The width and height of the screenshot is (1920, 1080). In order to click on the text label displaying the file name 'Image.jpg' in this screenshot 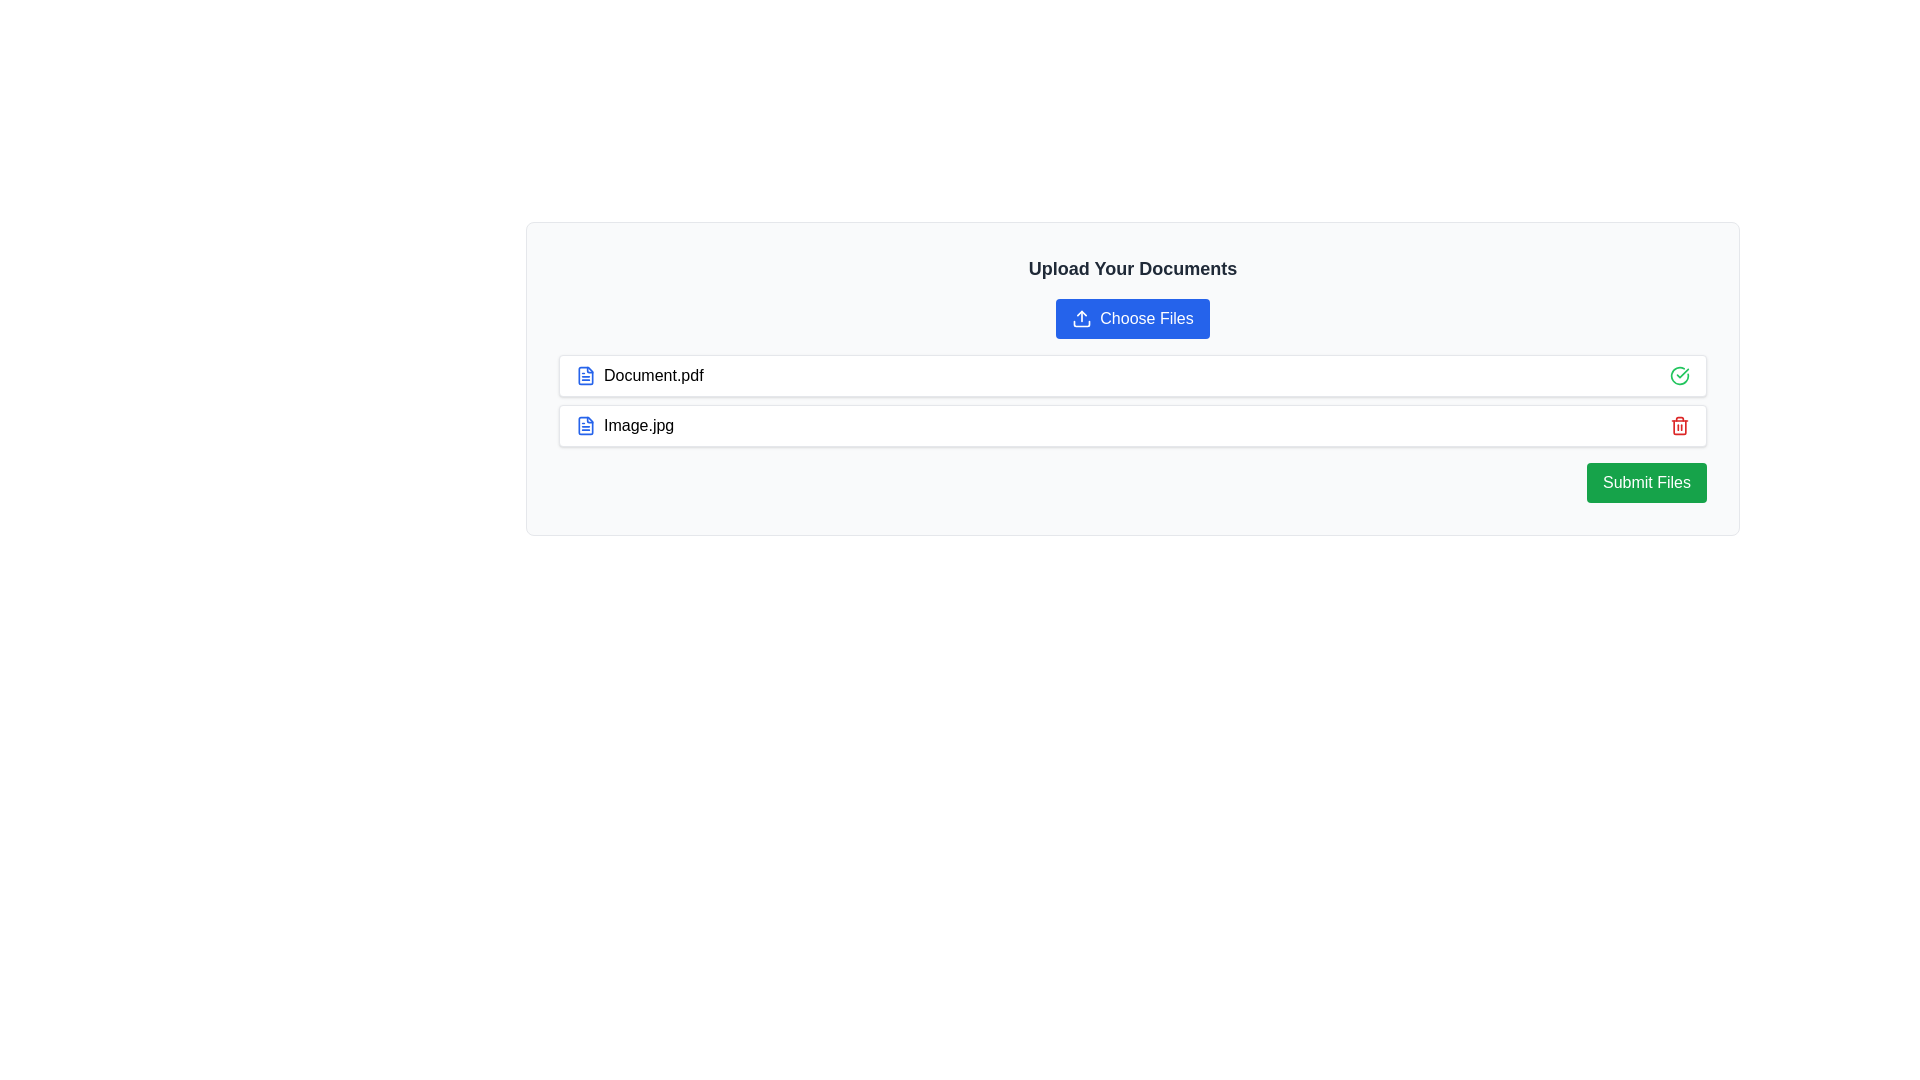, I will do `click(638, 424)`.